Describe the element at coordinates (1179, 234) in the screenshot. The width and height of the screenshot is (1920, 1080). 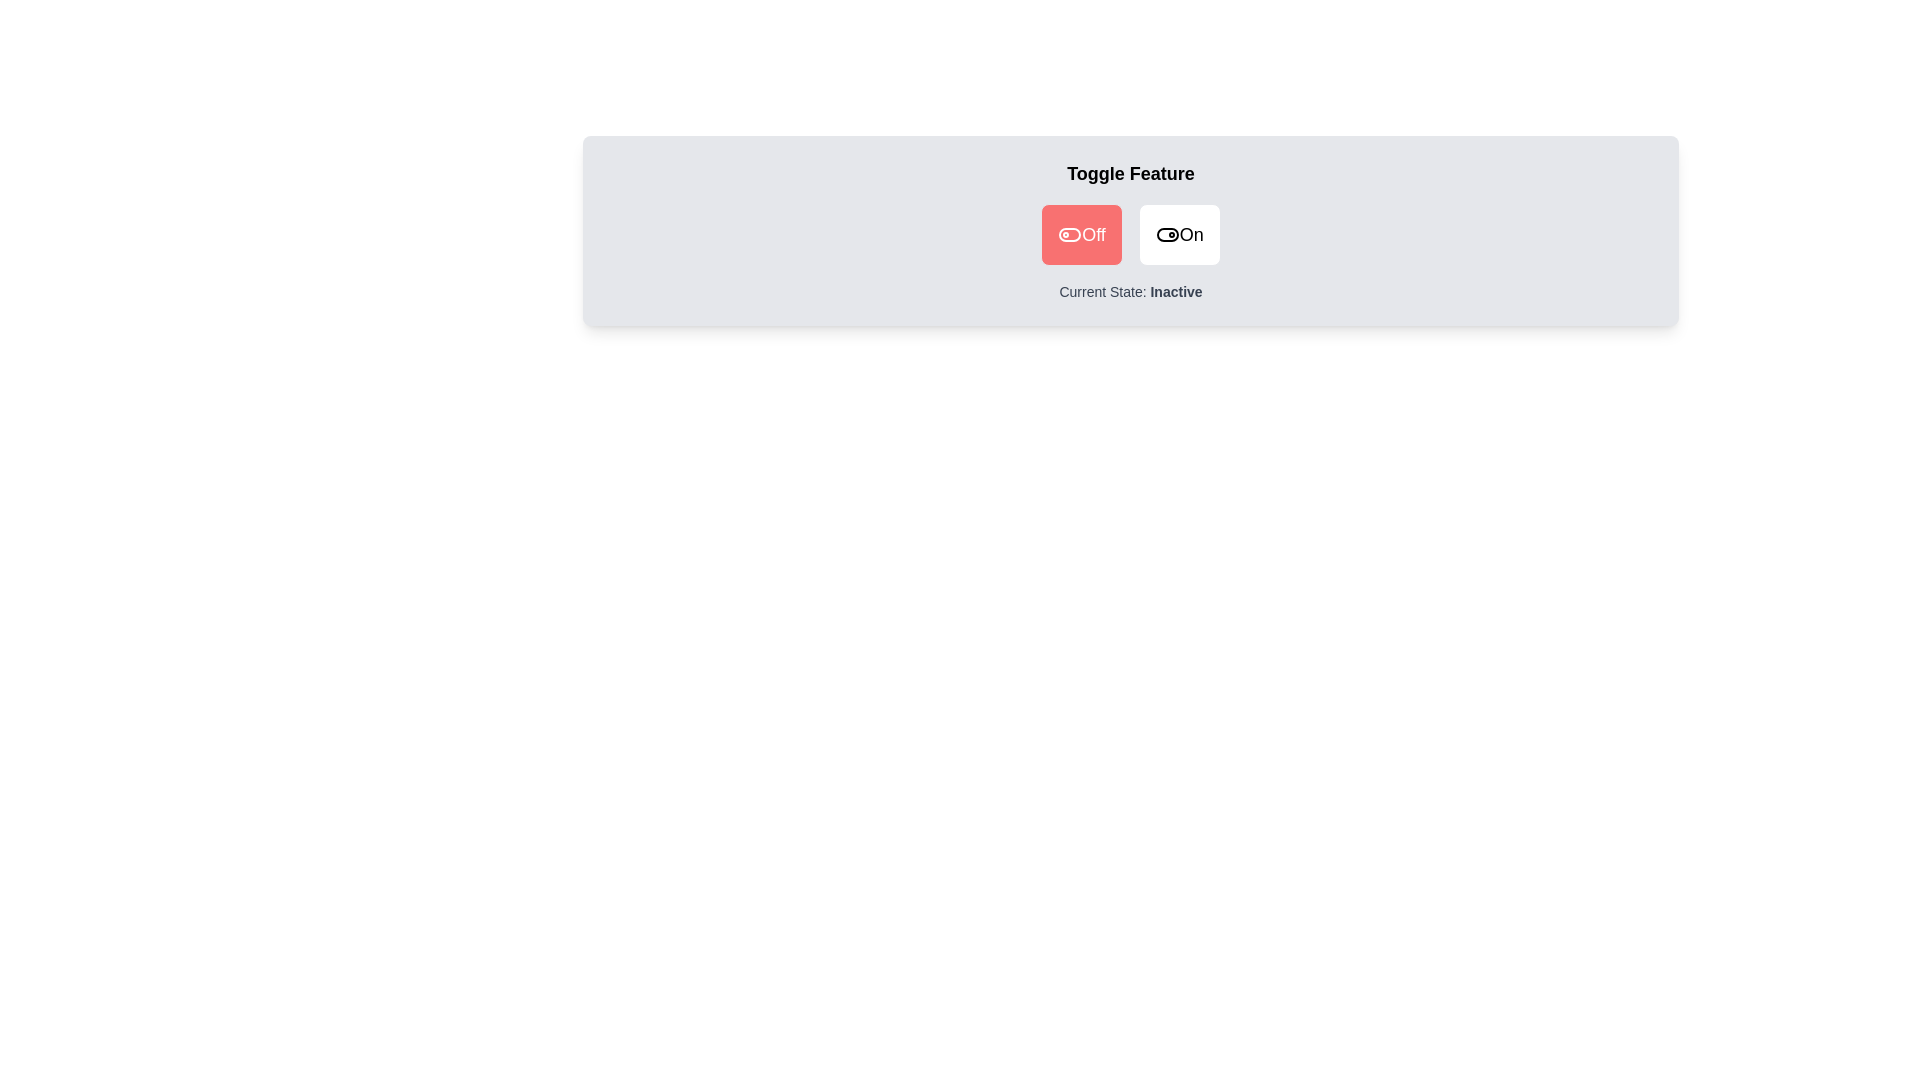
I see `the button labeled On` at that location.